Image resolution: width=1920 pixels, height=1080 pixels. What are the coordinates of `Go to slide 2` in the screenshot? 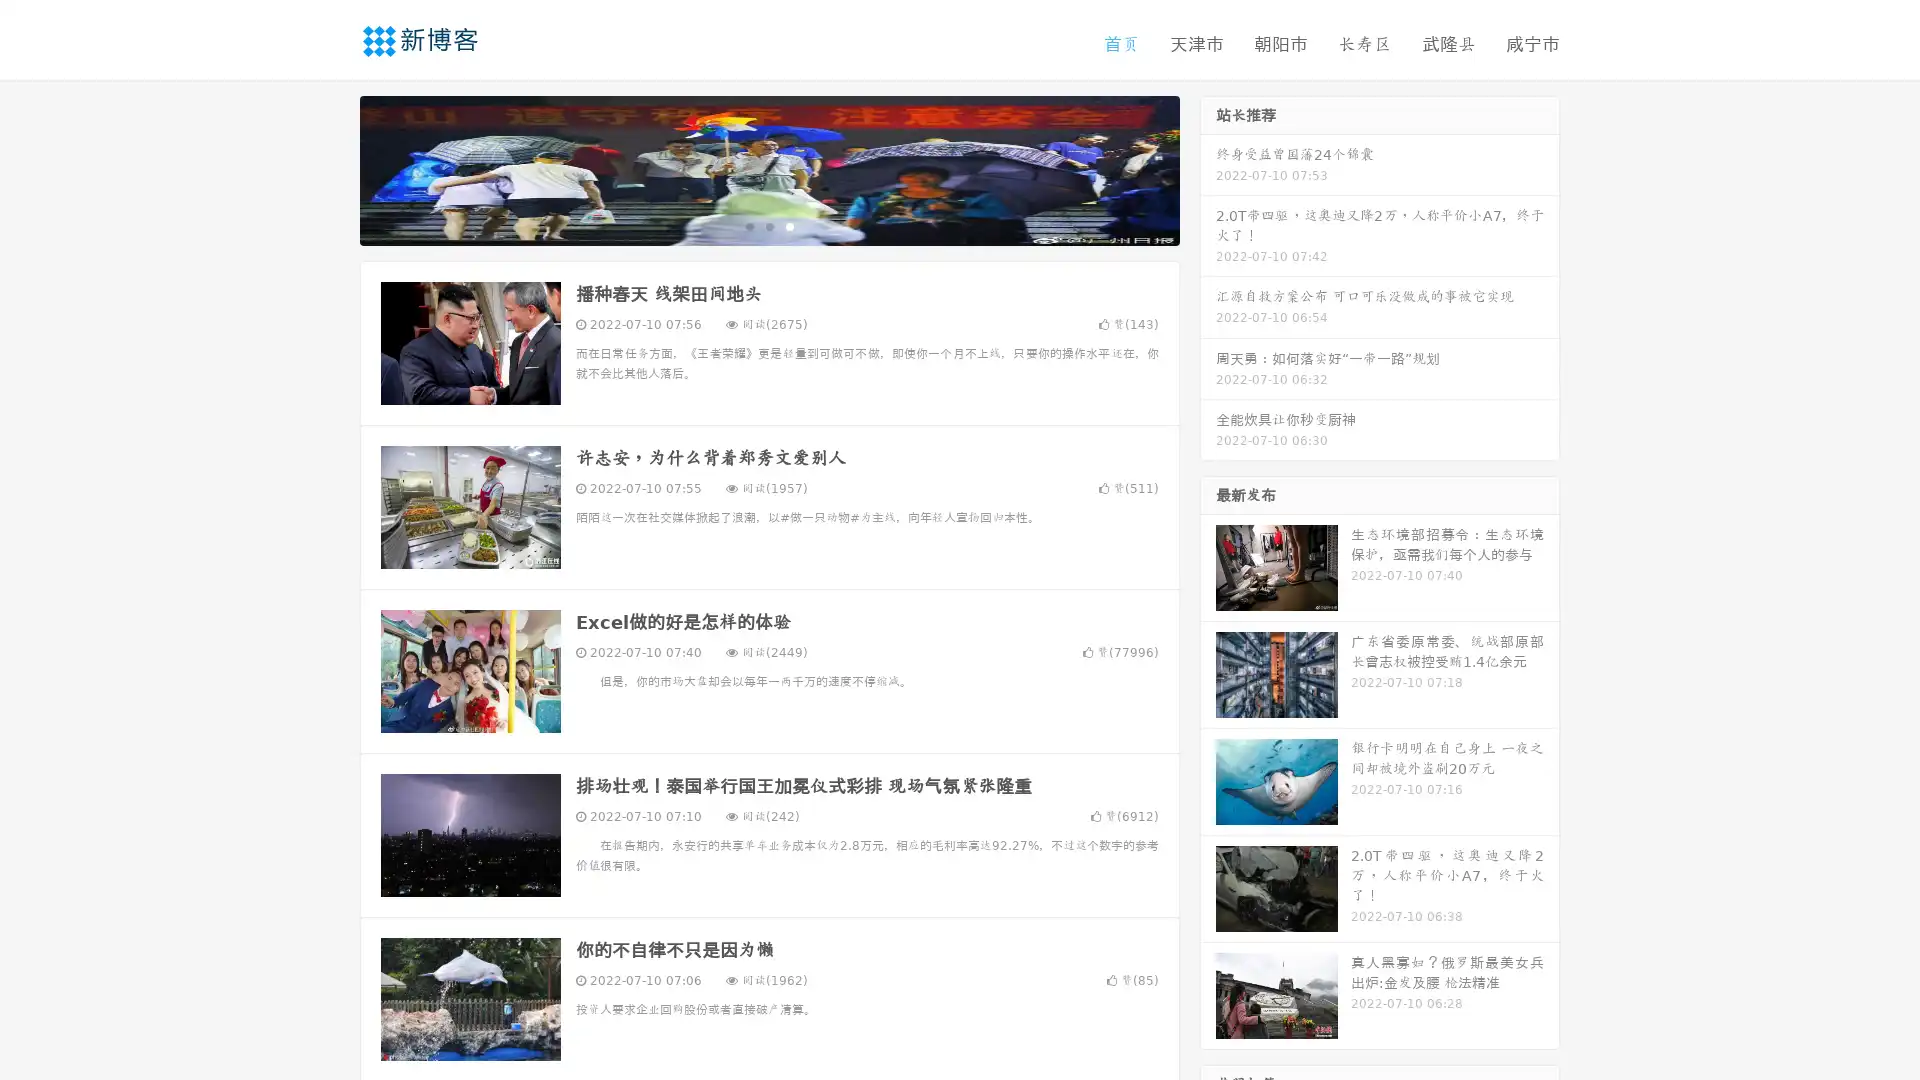 It's located at (768, 225).